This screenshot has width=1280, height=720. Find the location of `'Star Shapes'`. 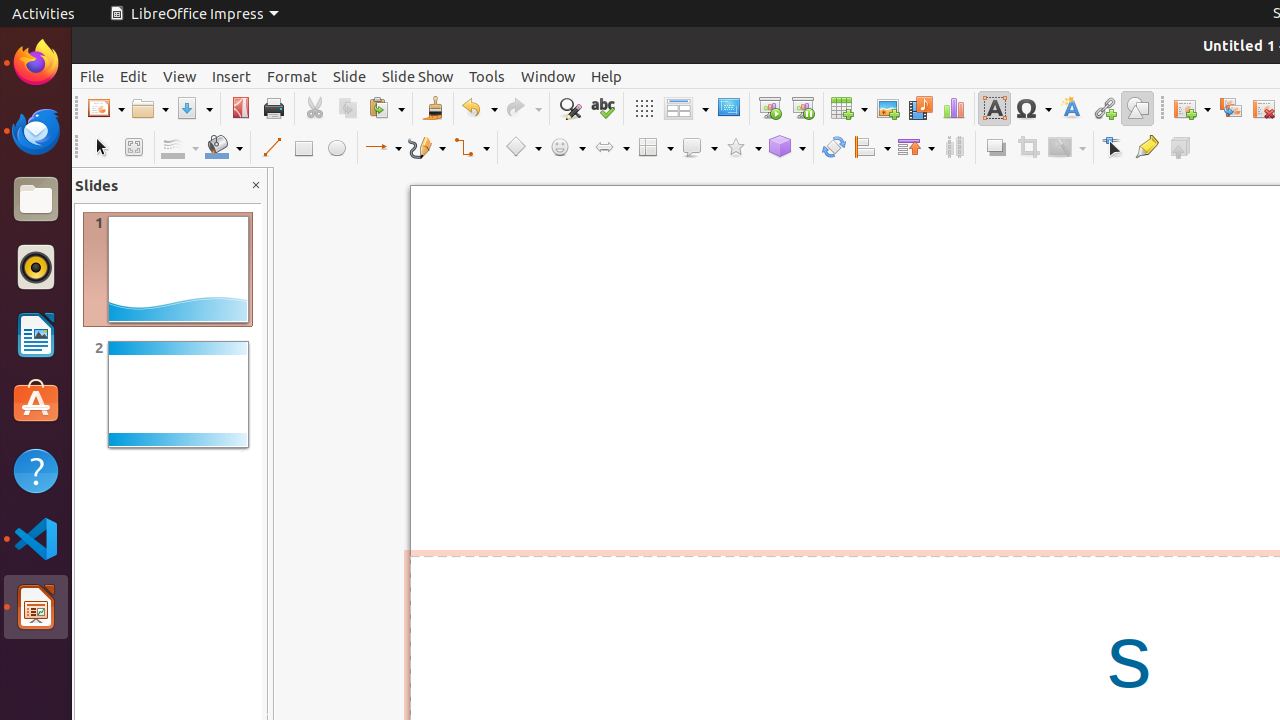

'Star Shapes' is located at coordinates (742, 146).